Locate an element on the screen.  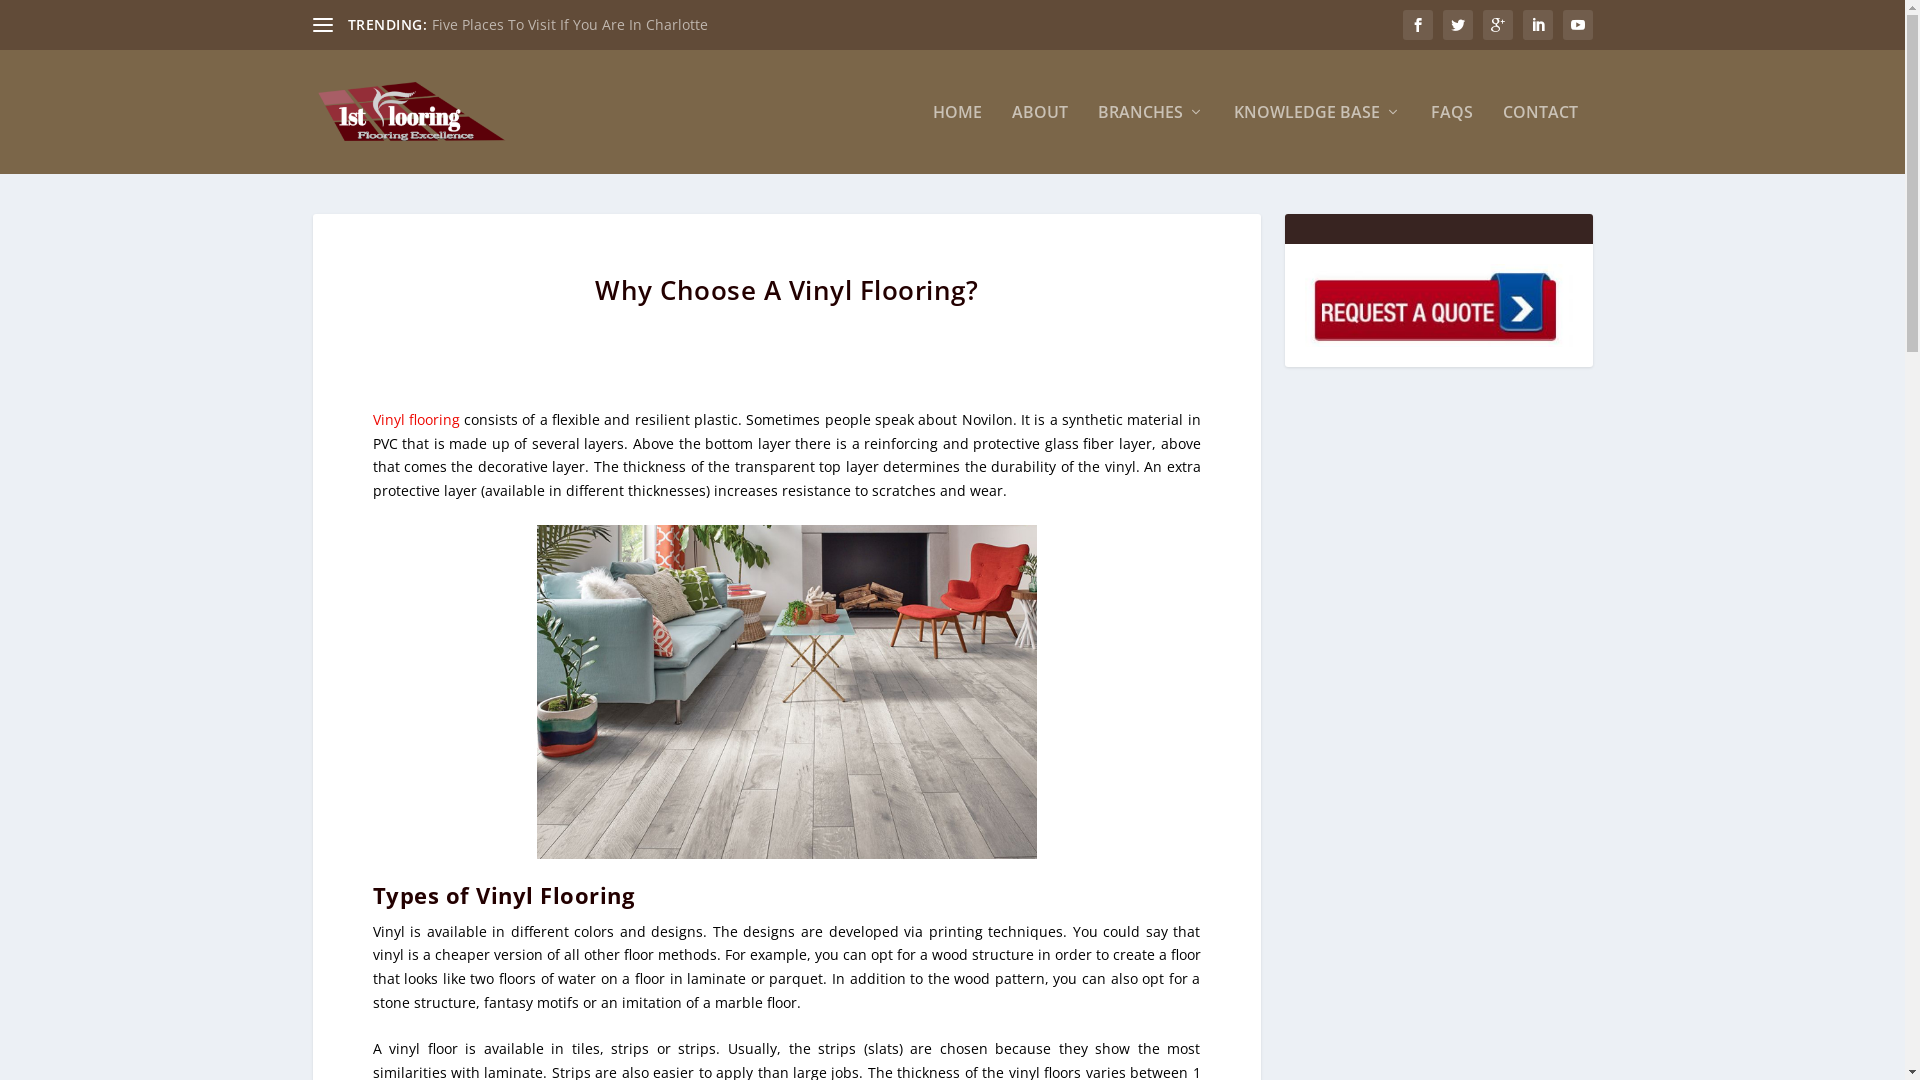
'KNOWLEDGE BASE' is located at coordinates (1232, 137).